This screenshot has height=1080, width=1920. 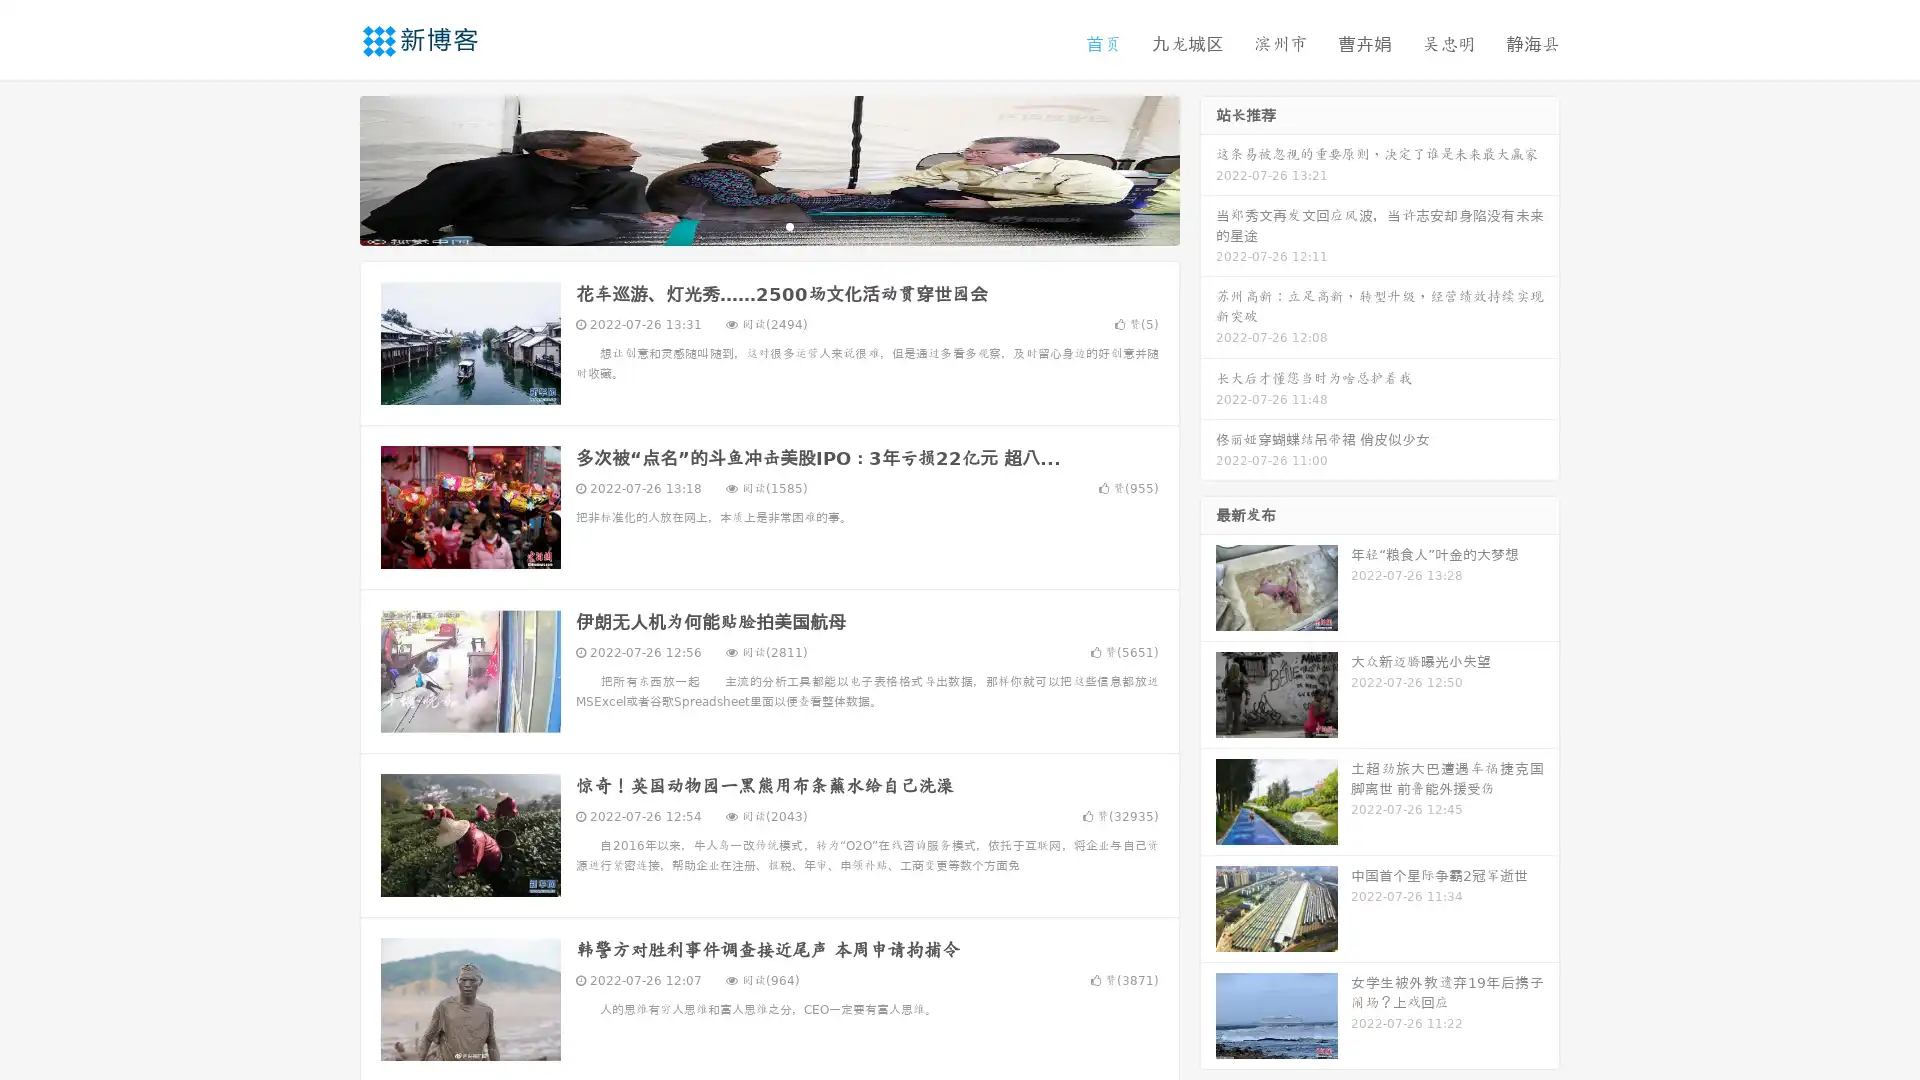 I want to click on Next slide, so click(x=1208, y=168).